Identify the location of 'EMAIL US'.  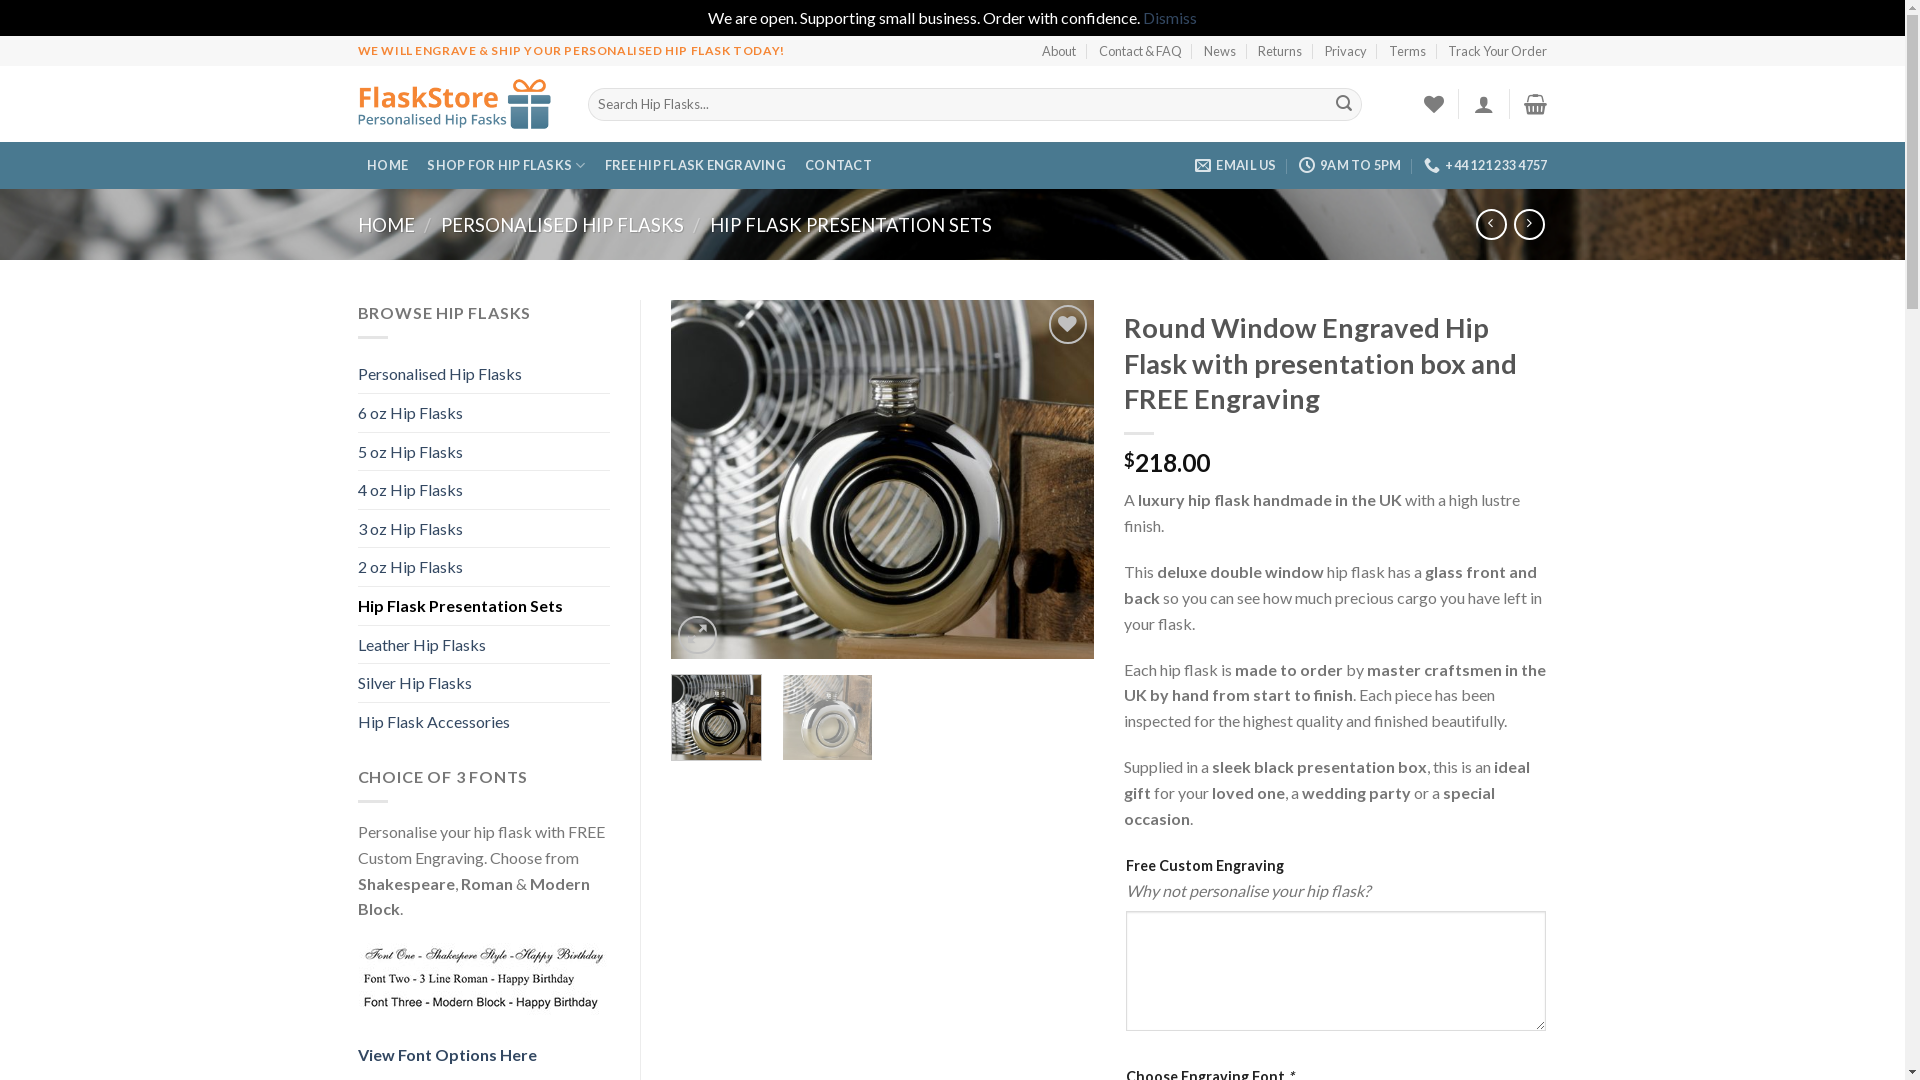
(1234, 164).